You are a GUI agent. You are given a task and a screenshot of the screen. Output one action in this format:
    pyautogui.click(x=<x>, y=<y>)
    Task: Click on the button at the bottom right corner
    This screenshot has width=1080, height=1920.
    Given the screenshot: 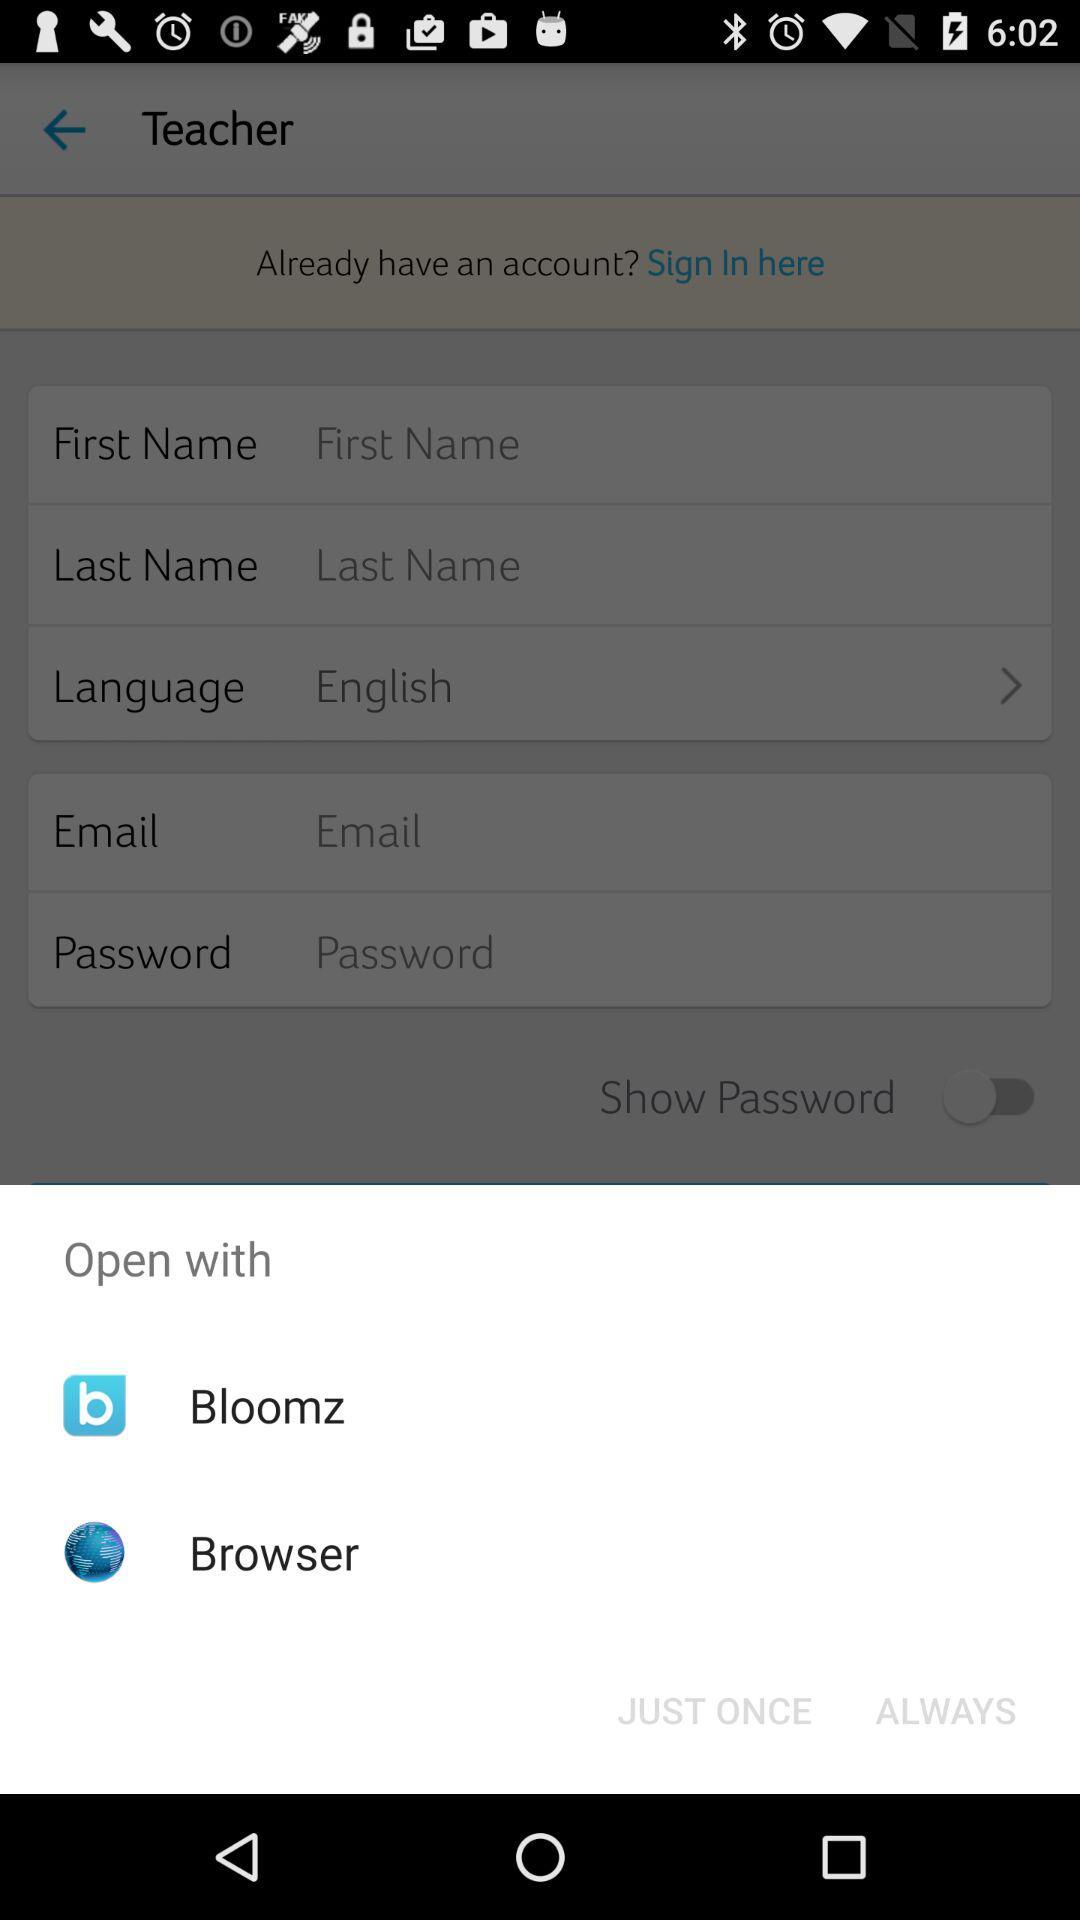 What is the action you would take?
    pyautogui.click(x=945, y=1708)
    